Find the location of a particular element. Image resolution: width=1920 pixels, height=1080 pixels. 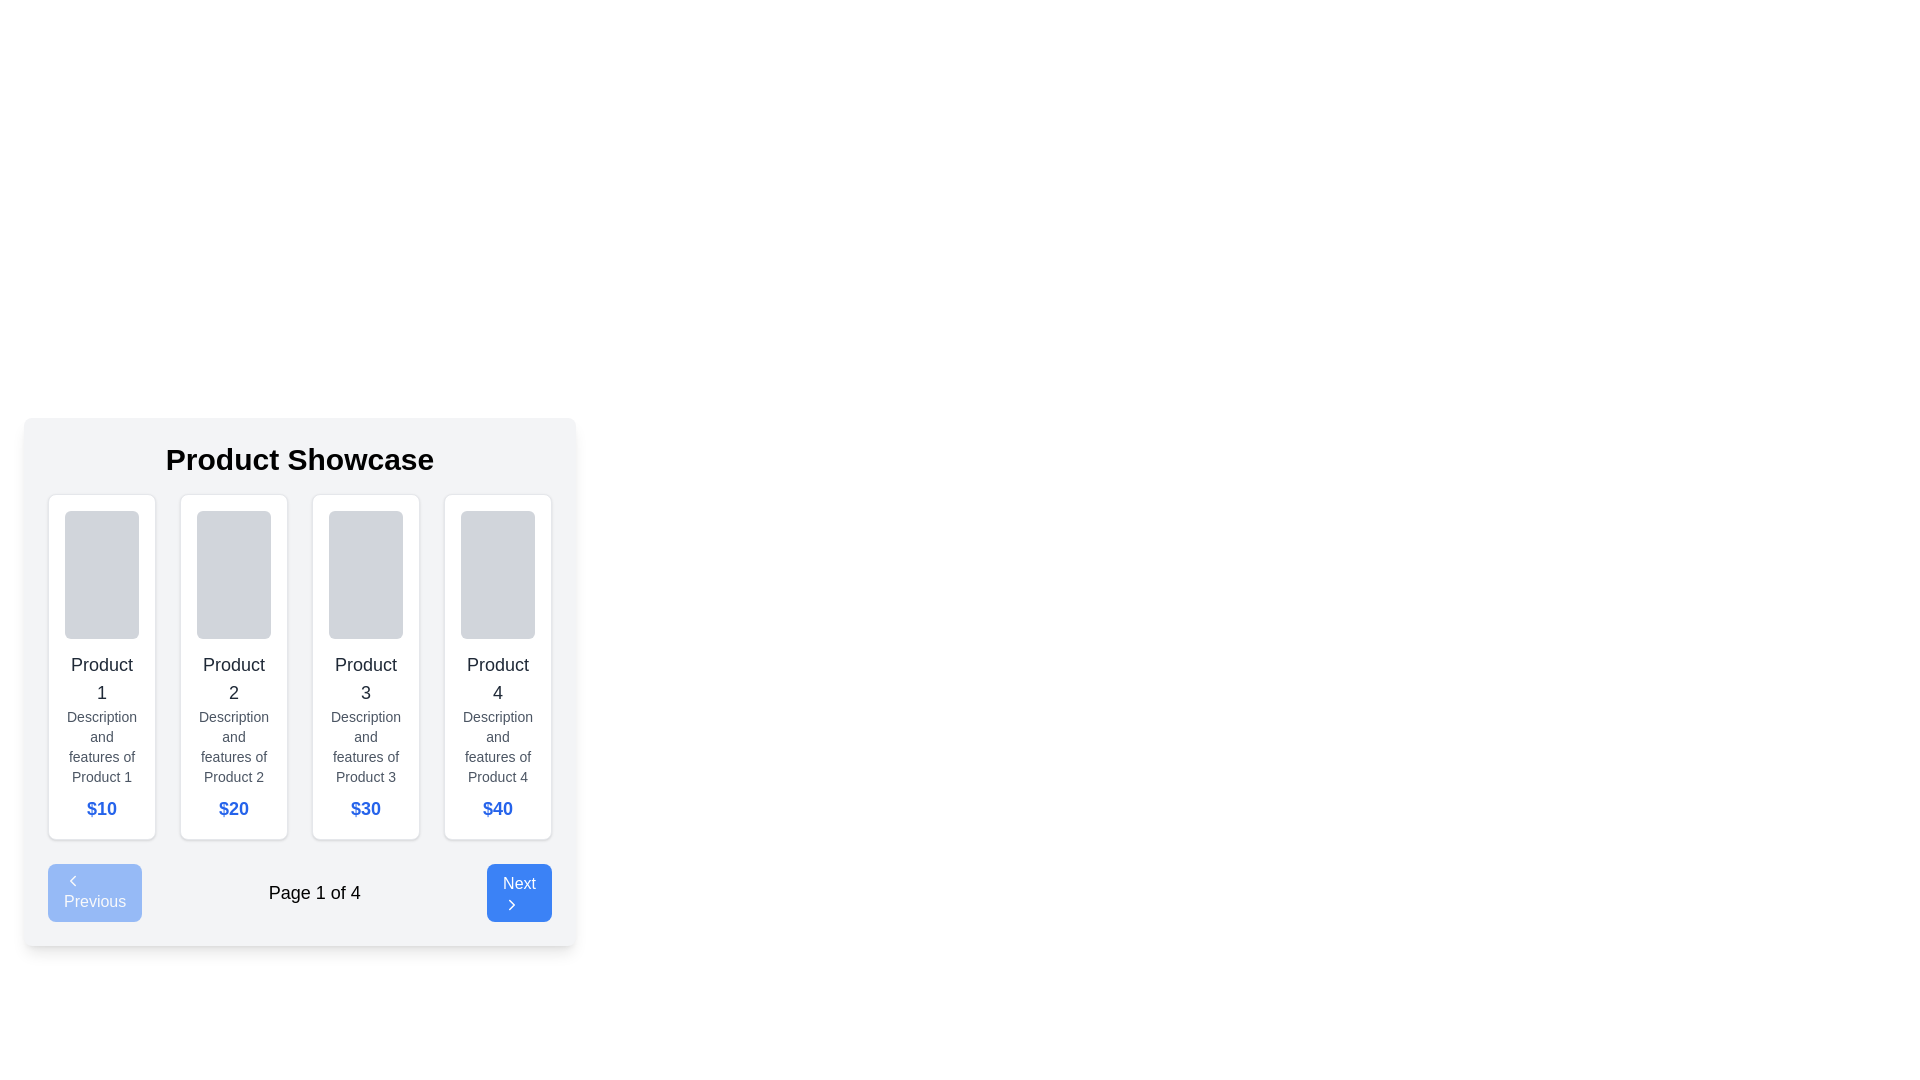

the text element displaying 'Description and features of Product 3', which is located below the 'Product 3' title in the product card is located at coordinates (365, 747).